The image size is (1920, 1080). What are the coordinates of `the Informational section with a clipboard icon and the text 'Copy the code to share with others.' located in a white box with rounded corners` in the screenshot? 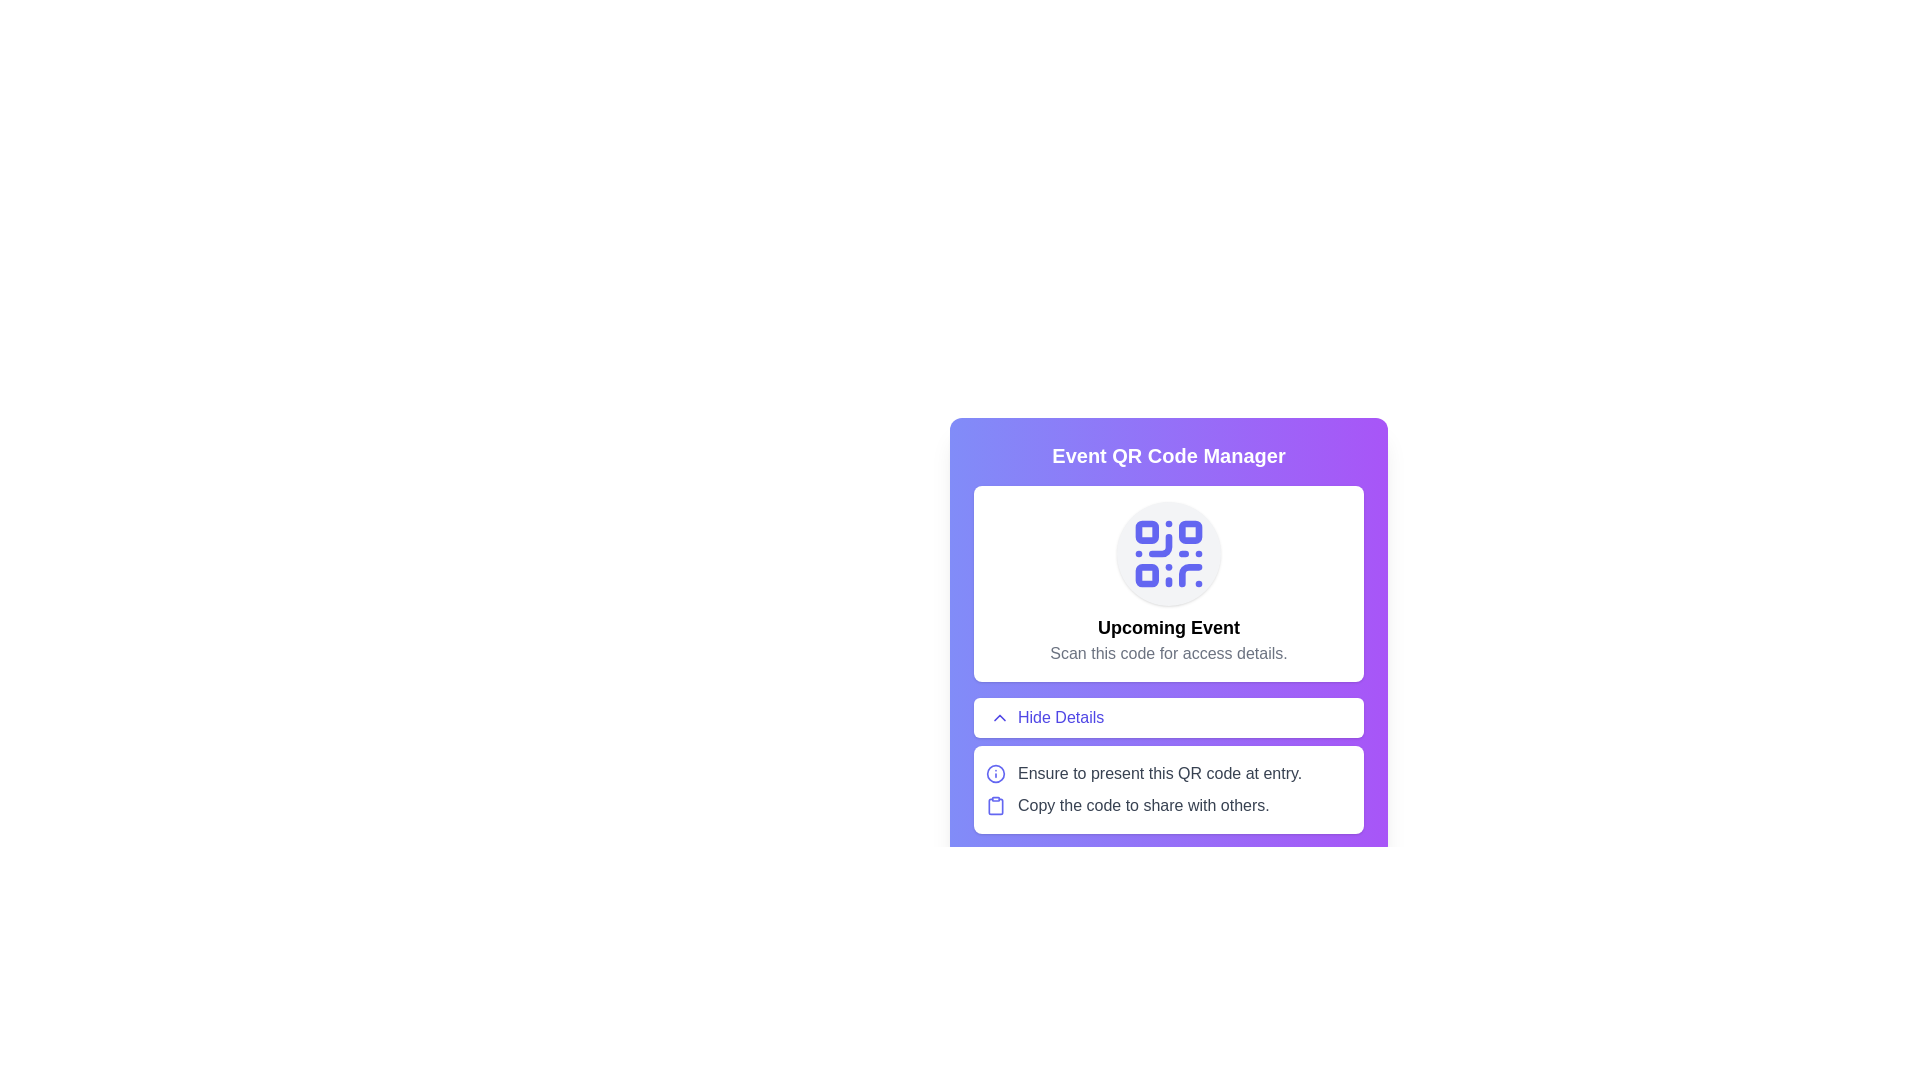 It's located at (1169, 805).